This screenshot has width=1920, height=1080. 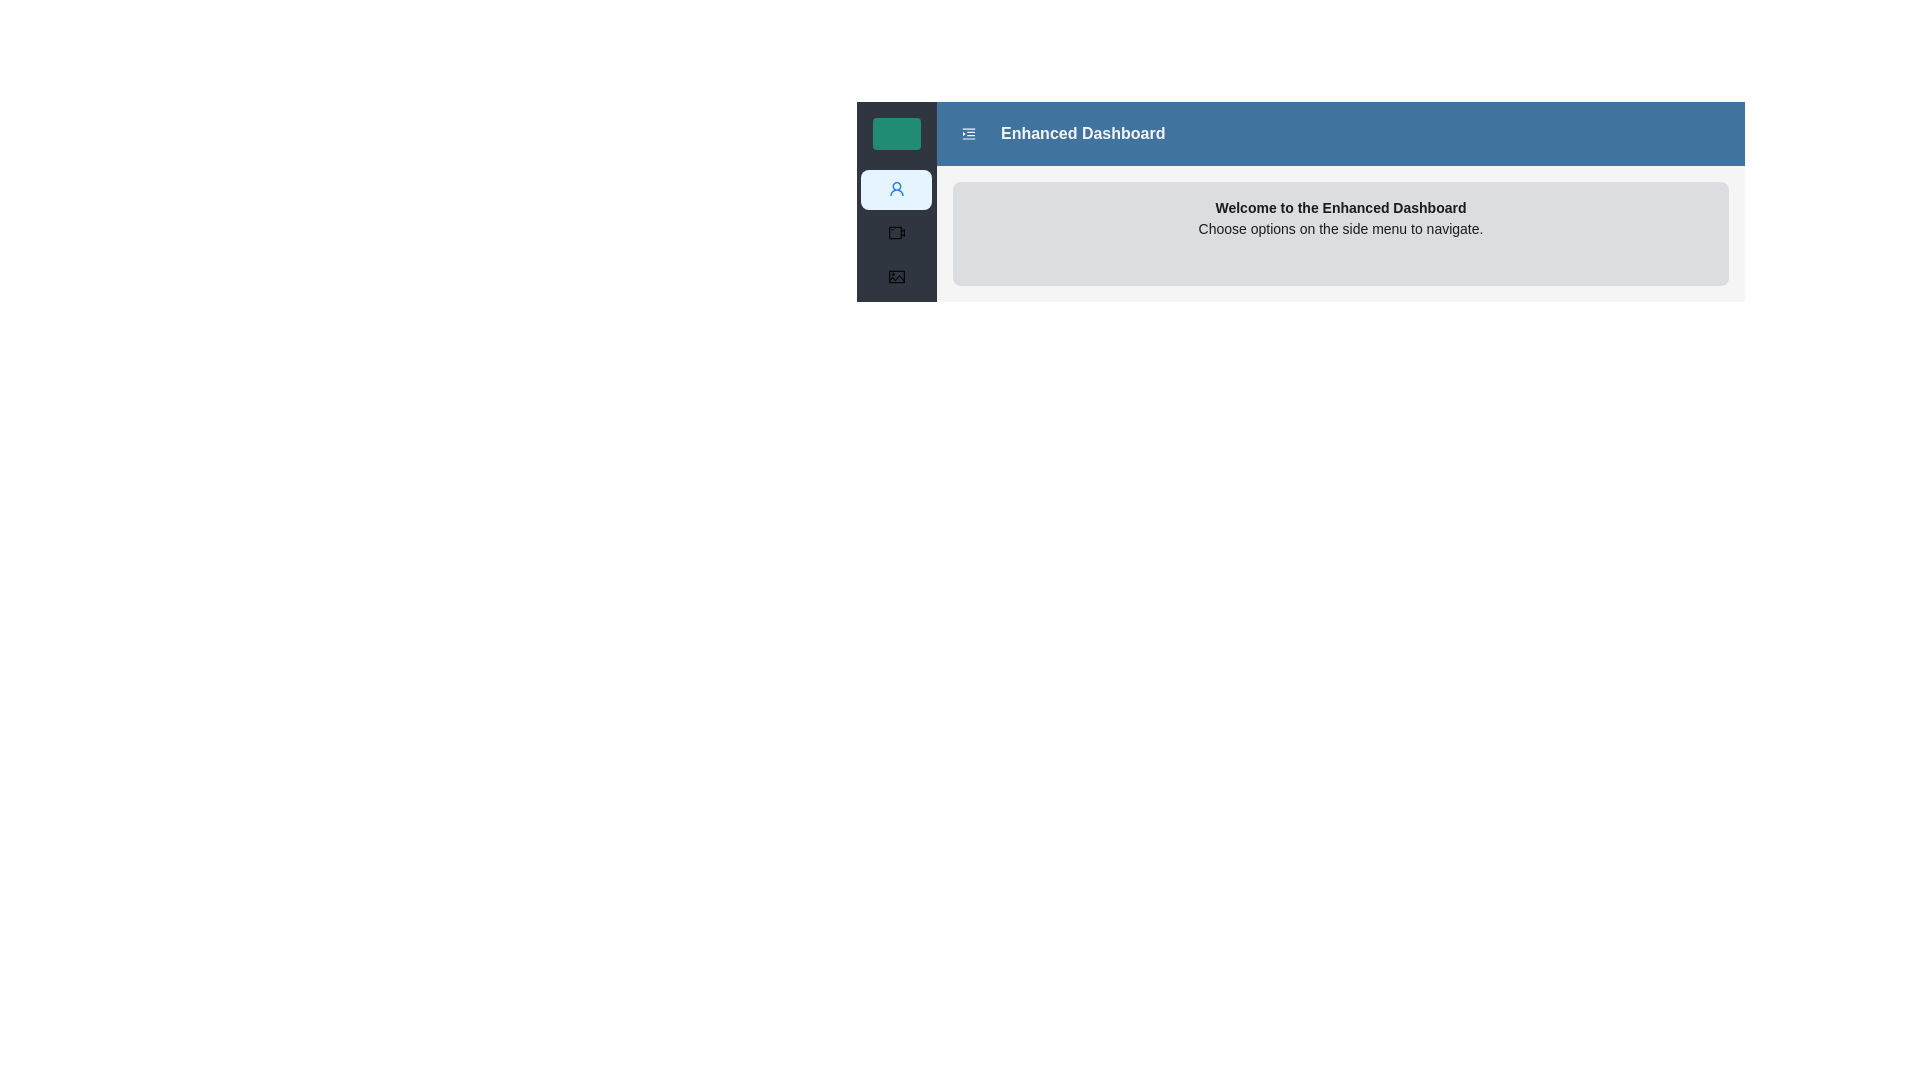 I want to click on the 'Videos' menu icon, which is located to the left of the word 'Videos' in the vertical menu on the left side of the interface, so click(x=895, y=231).